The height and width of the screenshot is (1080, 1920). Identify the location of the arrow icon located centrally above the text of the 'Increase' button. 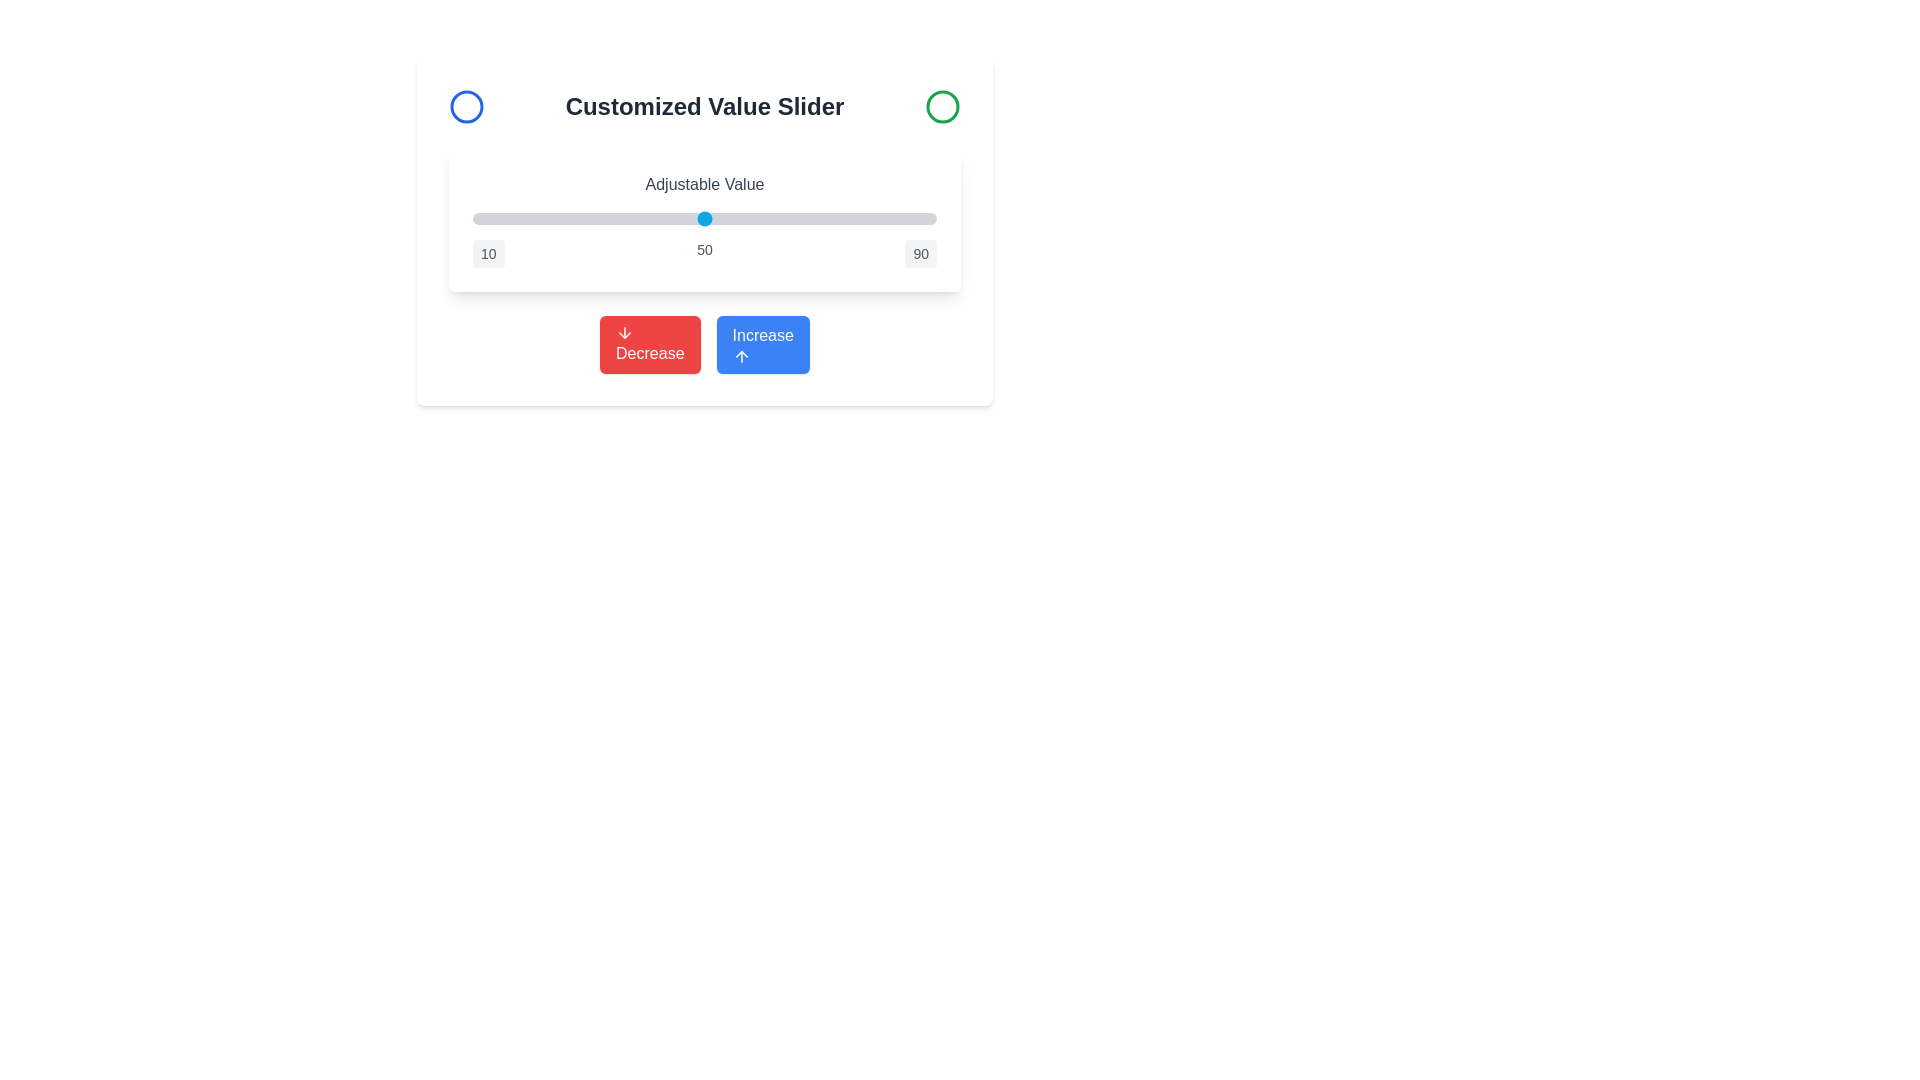
(740, 356).